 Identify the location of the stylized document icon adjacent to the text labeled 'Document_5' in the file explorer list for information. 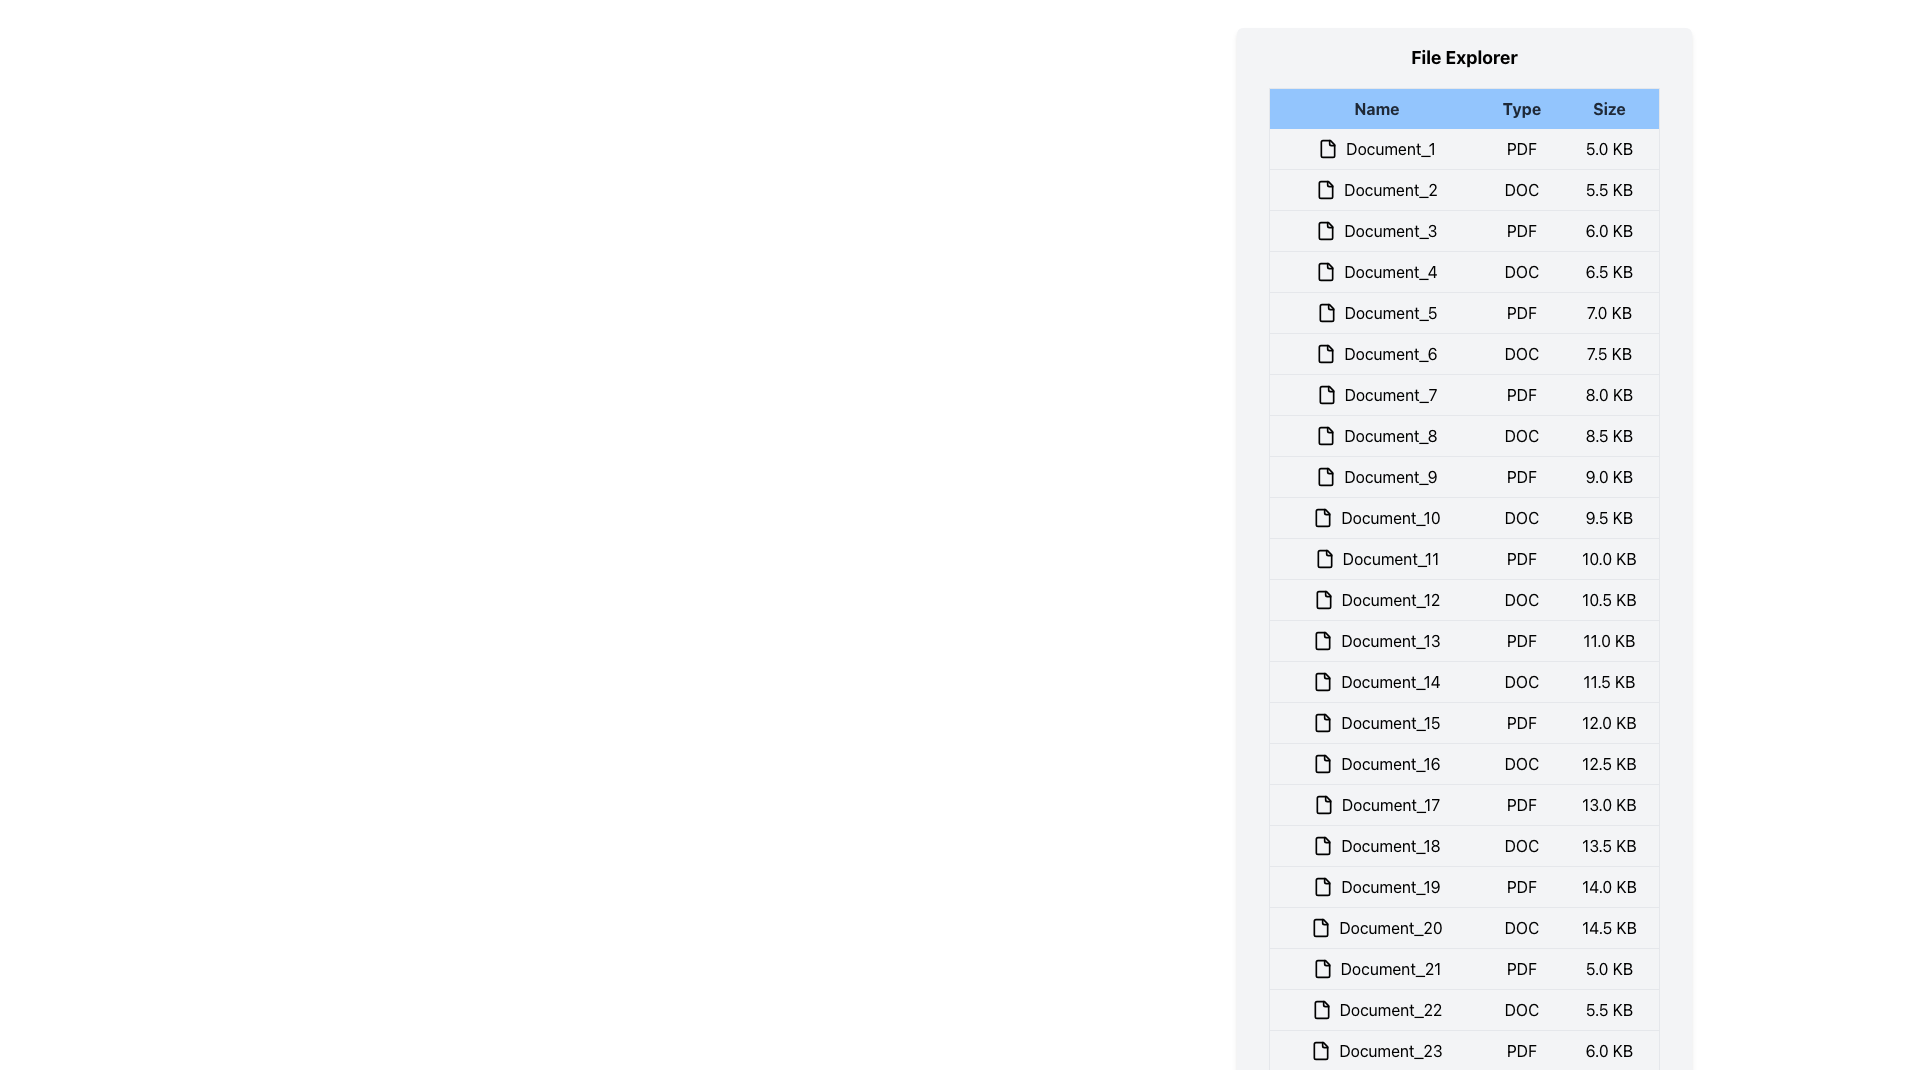
(1326, 312).